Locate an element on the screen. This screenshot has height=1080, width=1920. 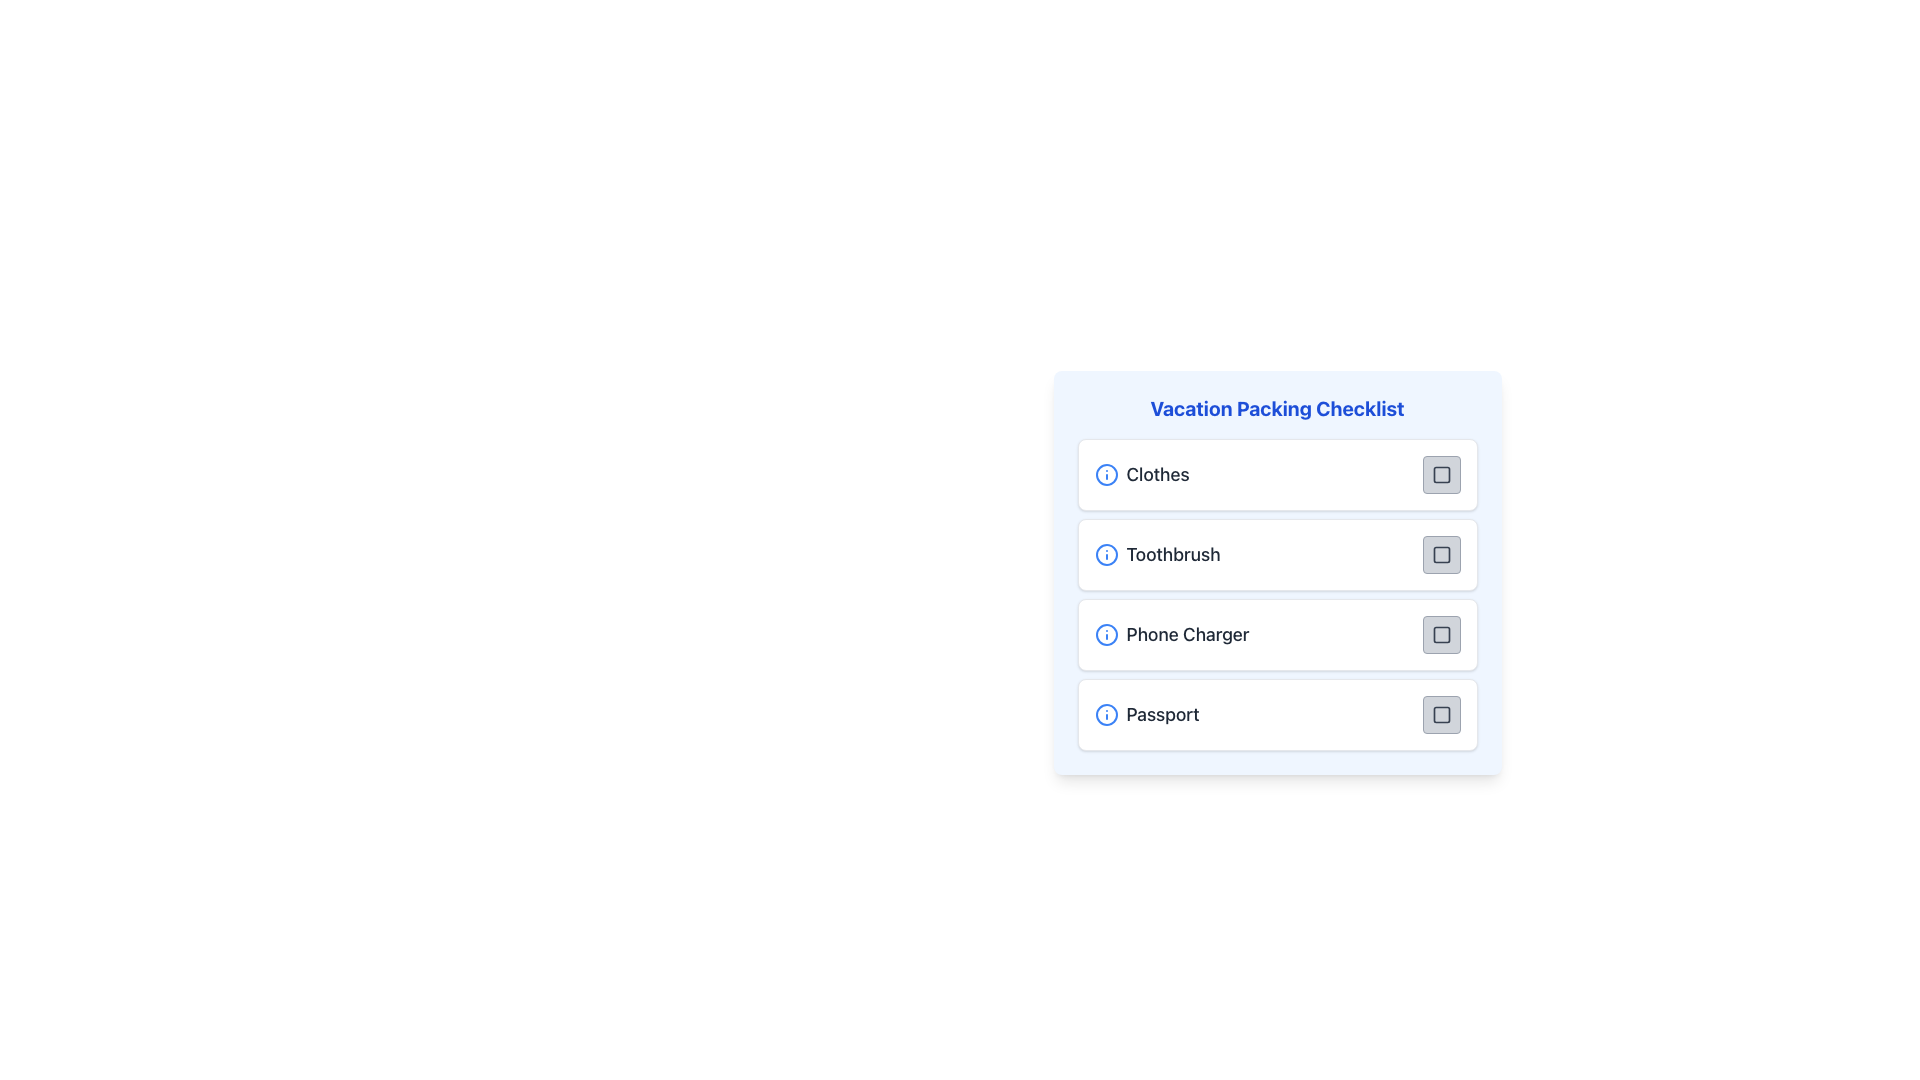
the checkbox associated with the 'Passport' entry is located at coordinates (1441, 713).